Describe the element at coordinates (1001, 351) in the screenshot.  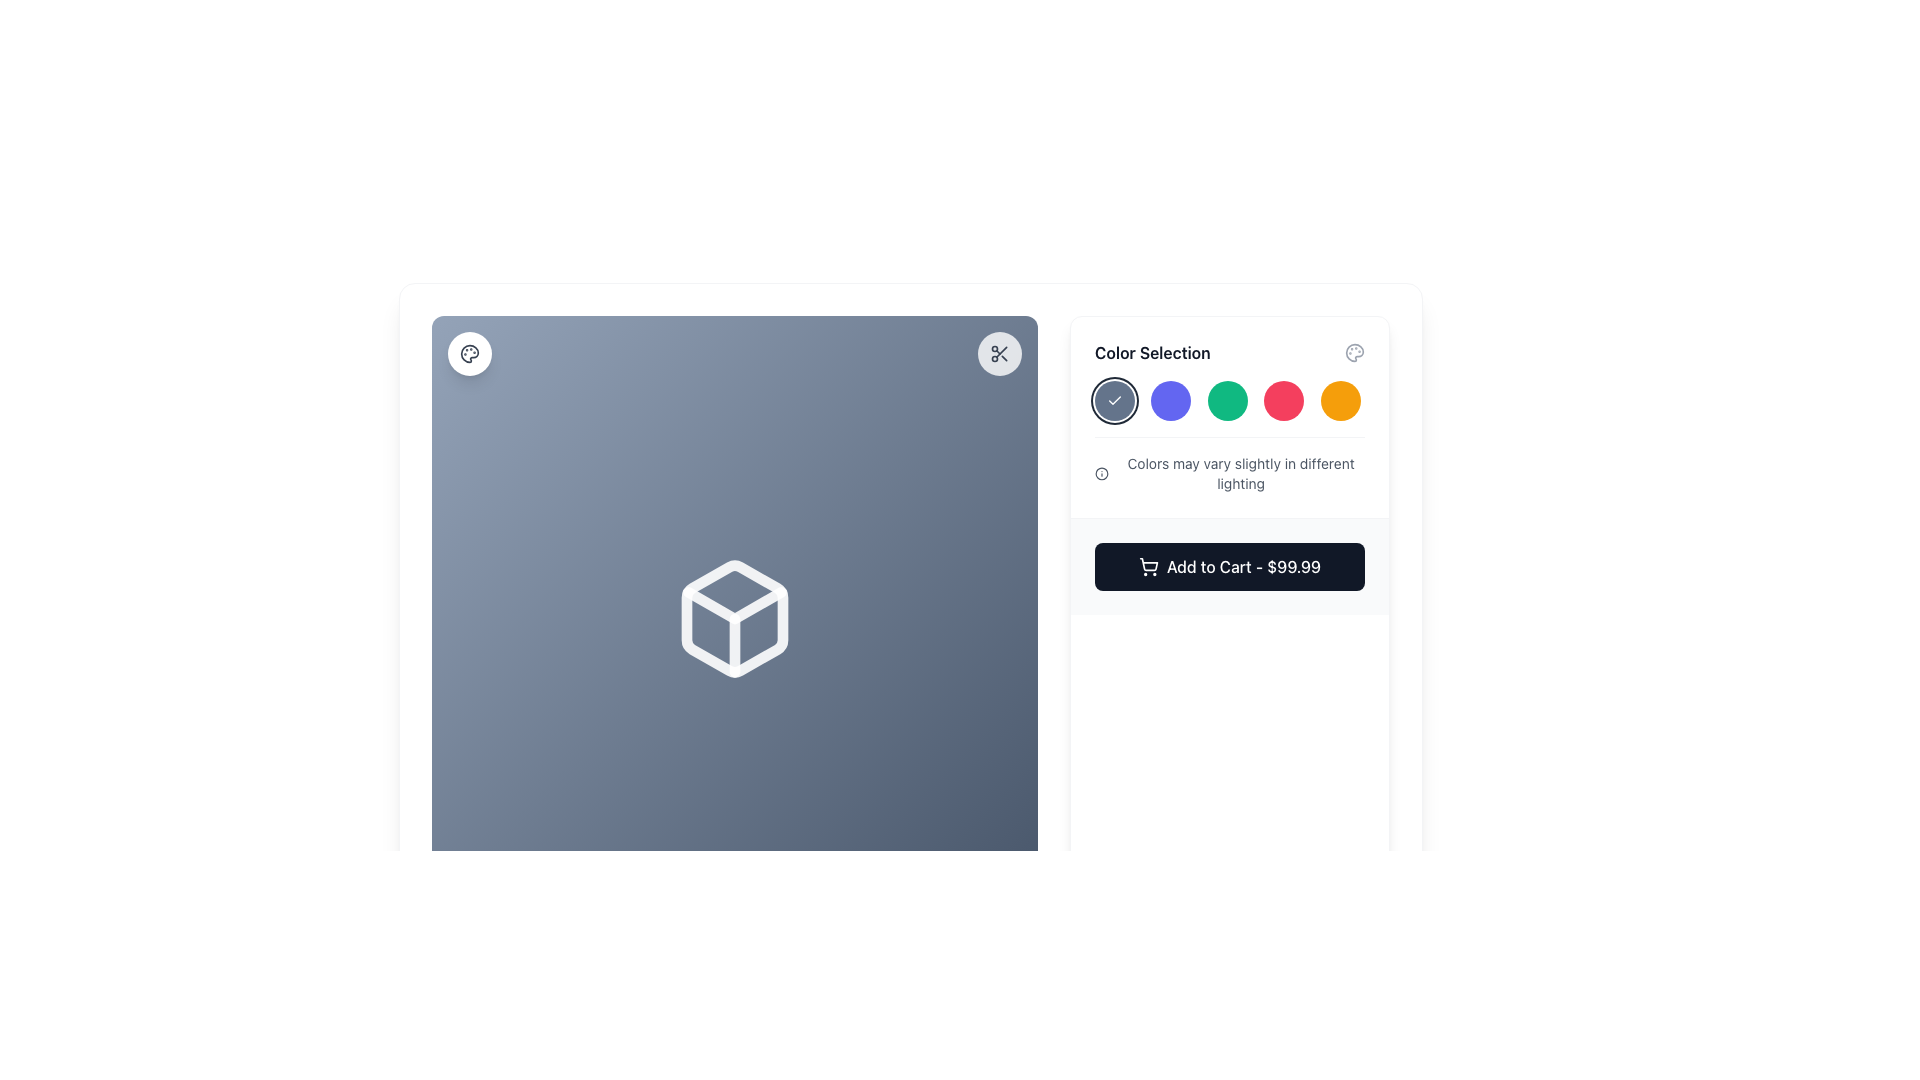
I see `the thin diagonal line forming part of the scissor icon located in the upper-right corner of the main visual panel` at that location.